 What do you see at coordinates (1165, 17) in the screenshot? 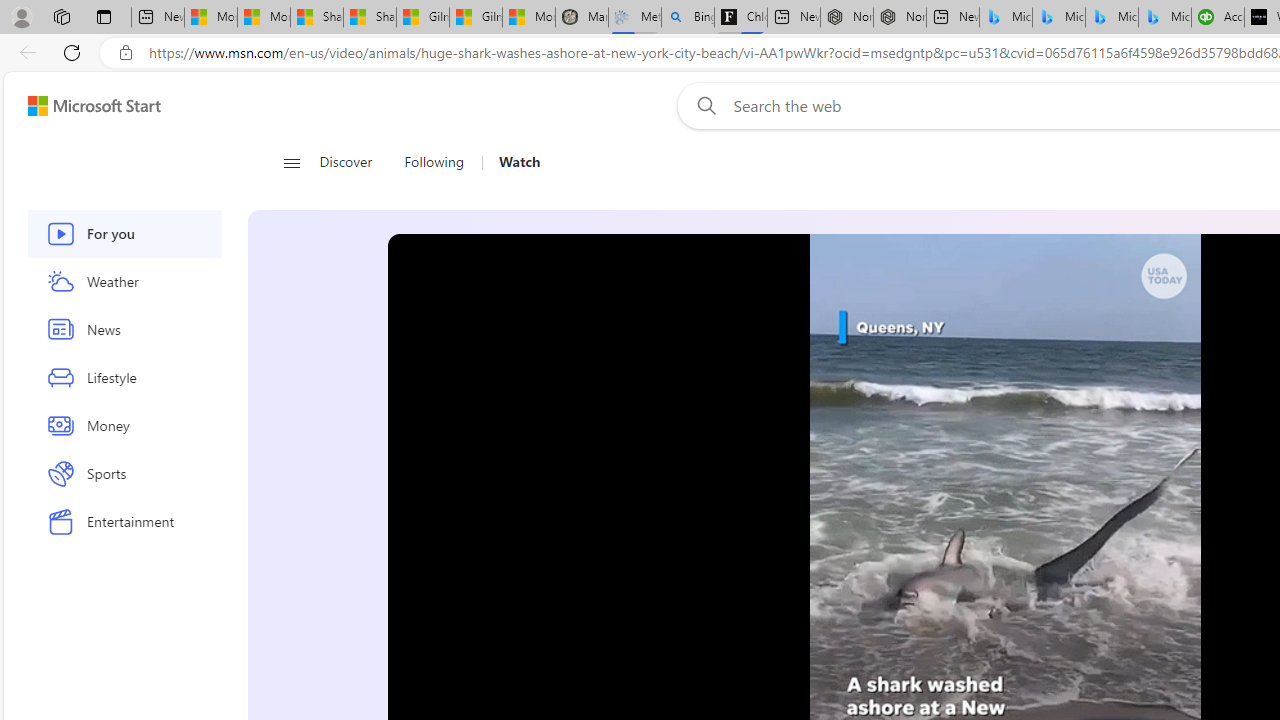
I see `'Microsoft Bing Travel - Shangri-La Hotel Bangkok'` at bounding box center [1165, 17].